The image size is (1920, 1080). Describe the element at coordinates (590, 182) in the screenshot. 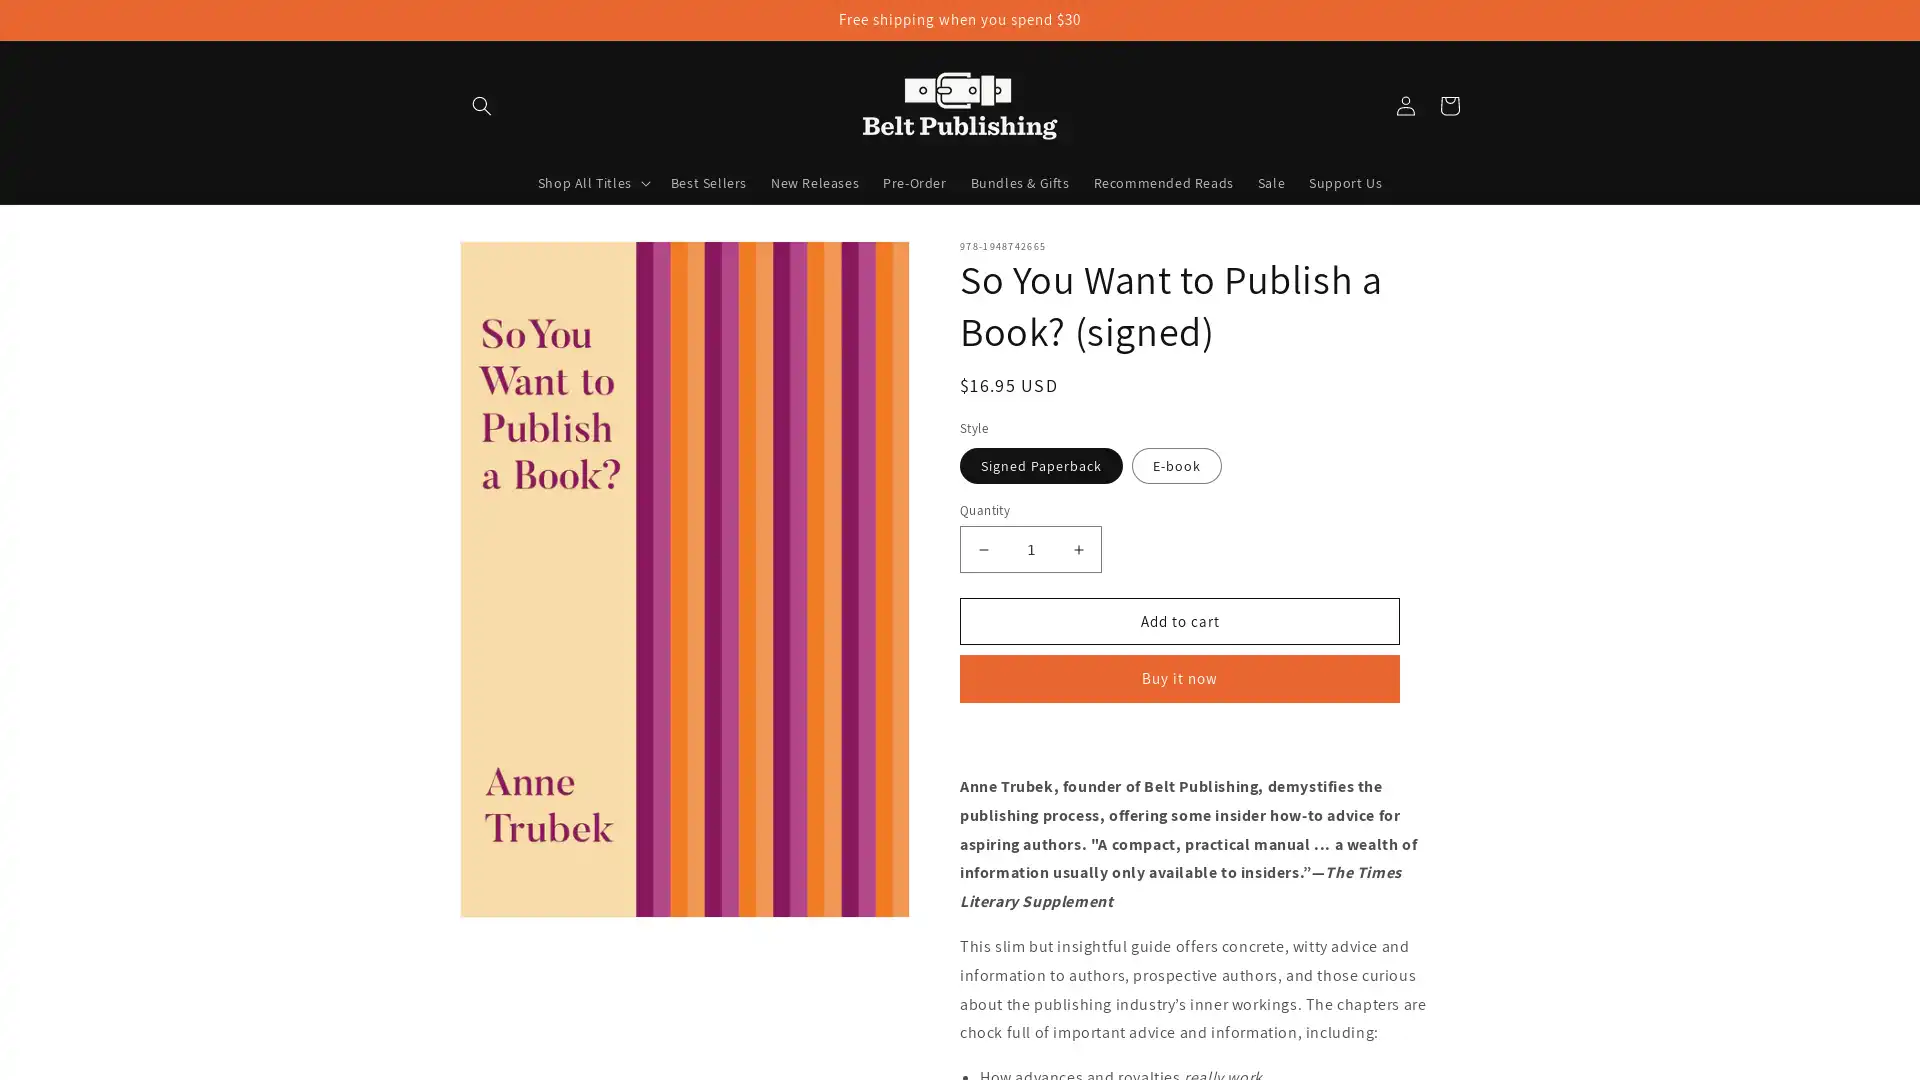

I see `Shop All Titles` at that location.